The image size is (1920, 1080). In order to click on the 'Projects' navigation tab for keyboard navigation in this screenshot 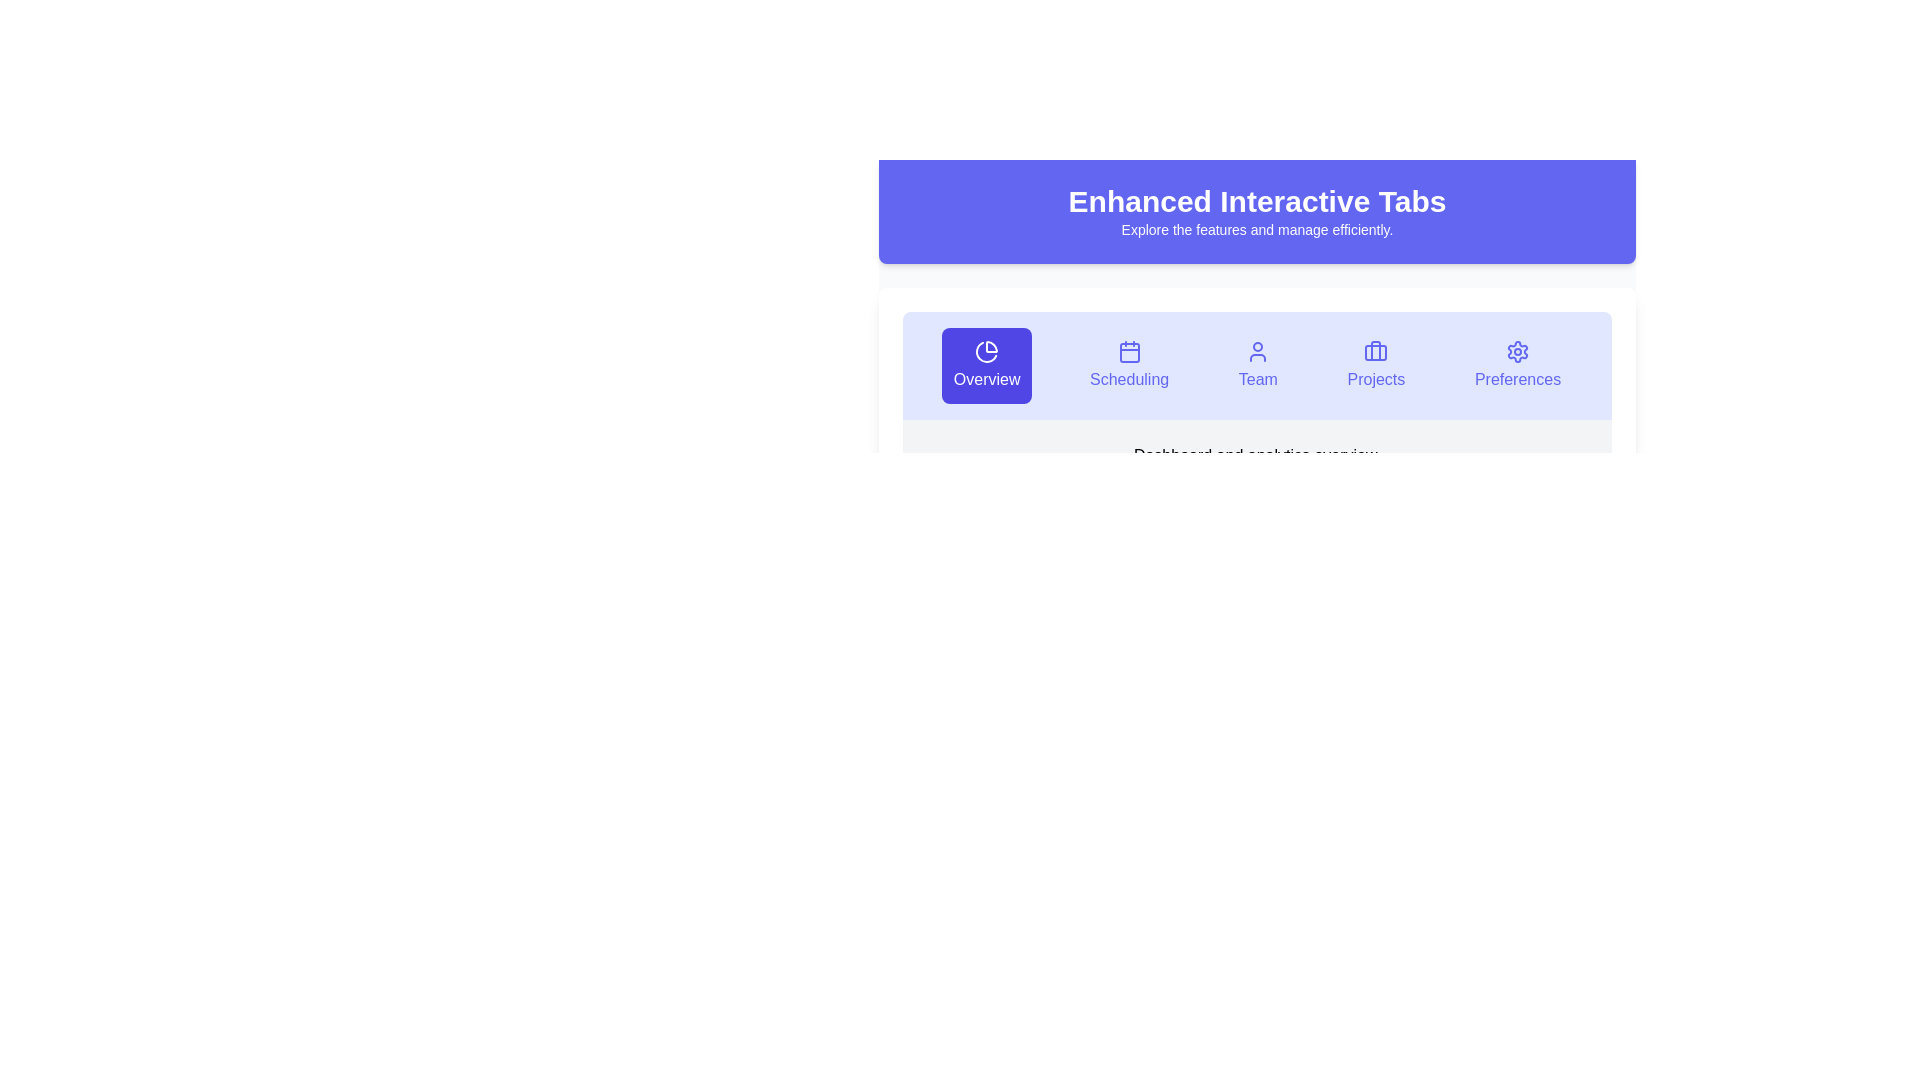, I will do `click(1375, 366)`.